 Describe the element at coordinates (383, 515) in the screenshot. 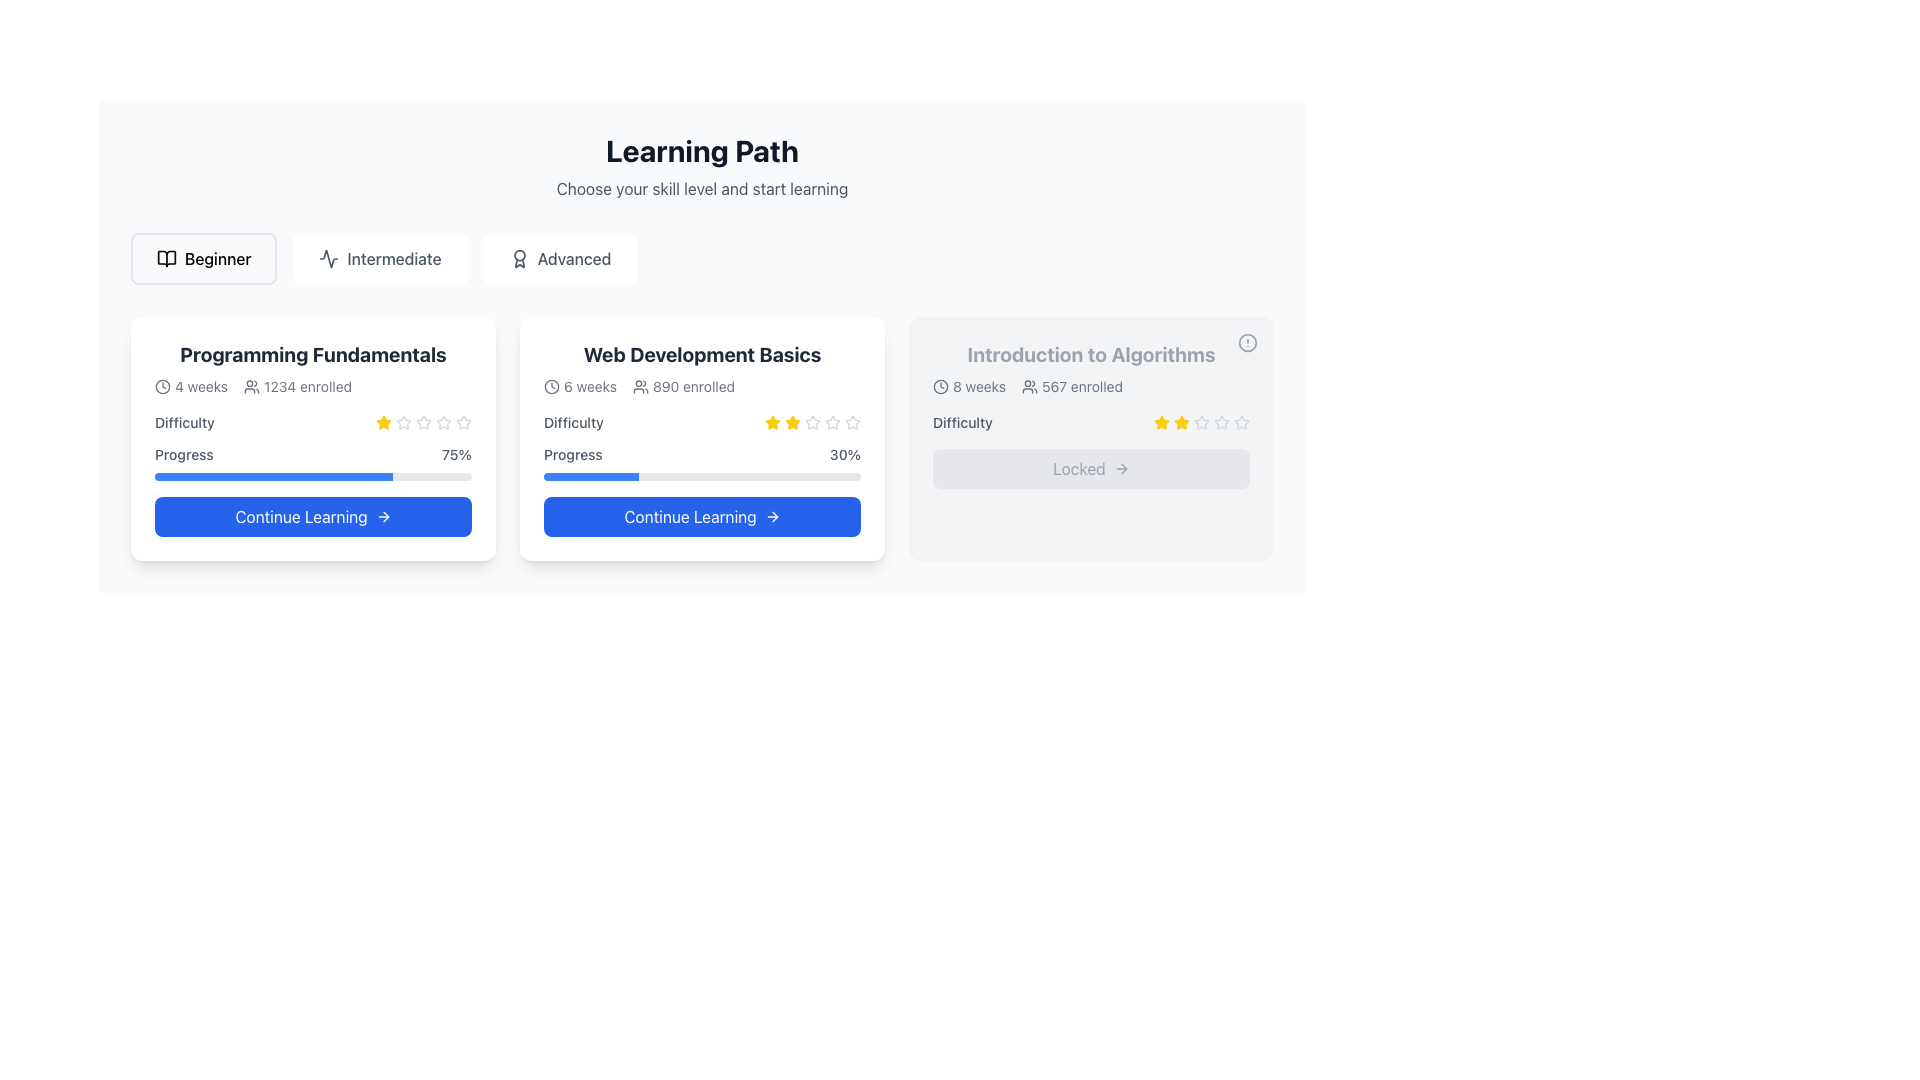

I see `the progress indicator icon located to the right of the 'Continue Learning' text within the 'Programming Fundamentals' card` at that location.